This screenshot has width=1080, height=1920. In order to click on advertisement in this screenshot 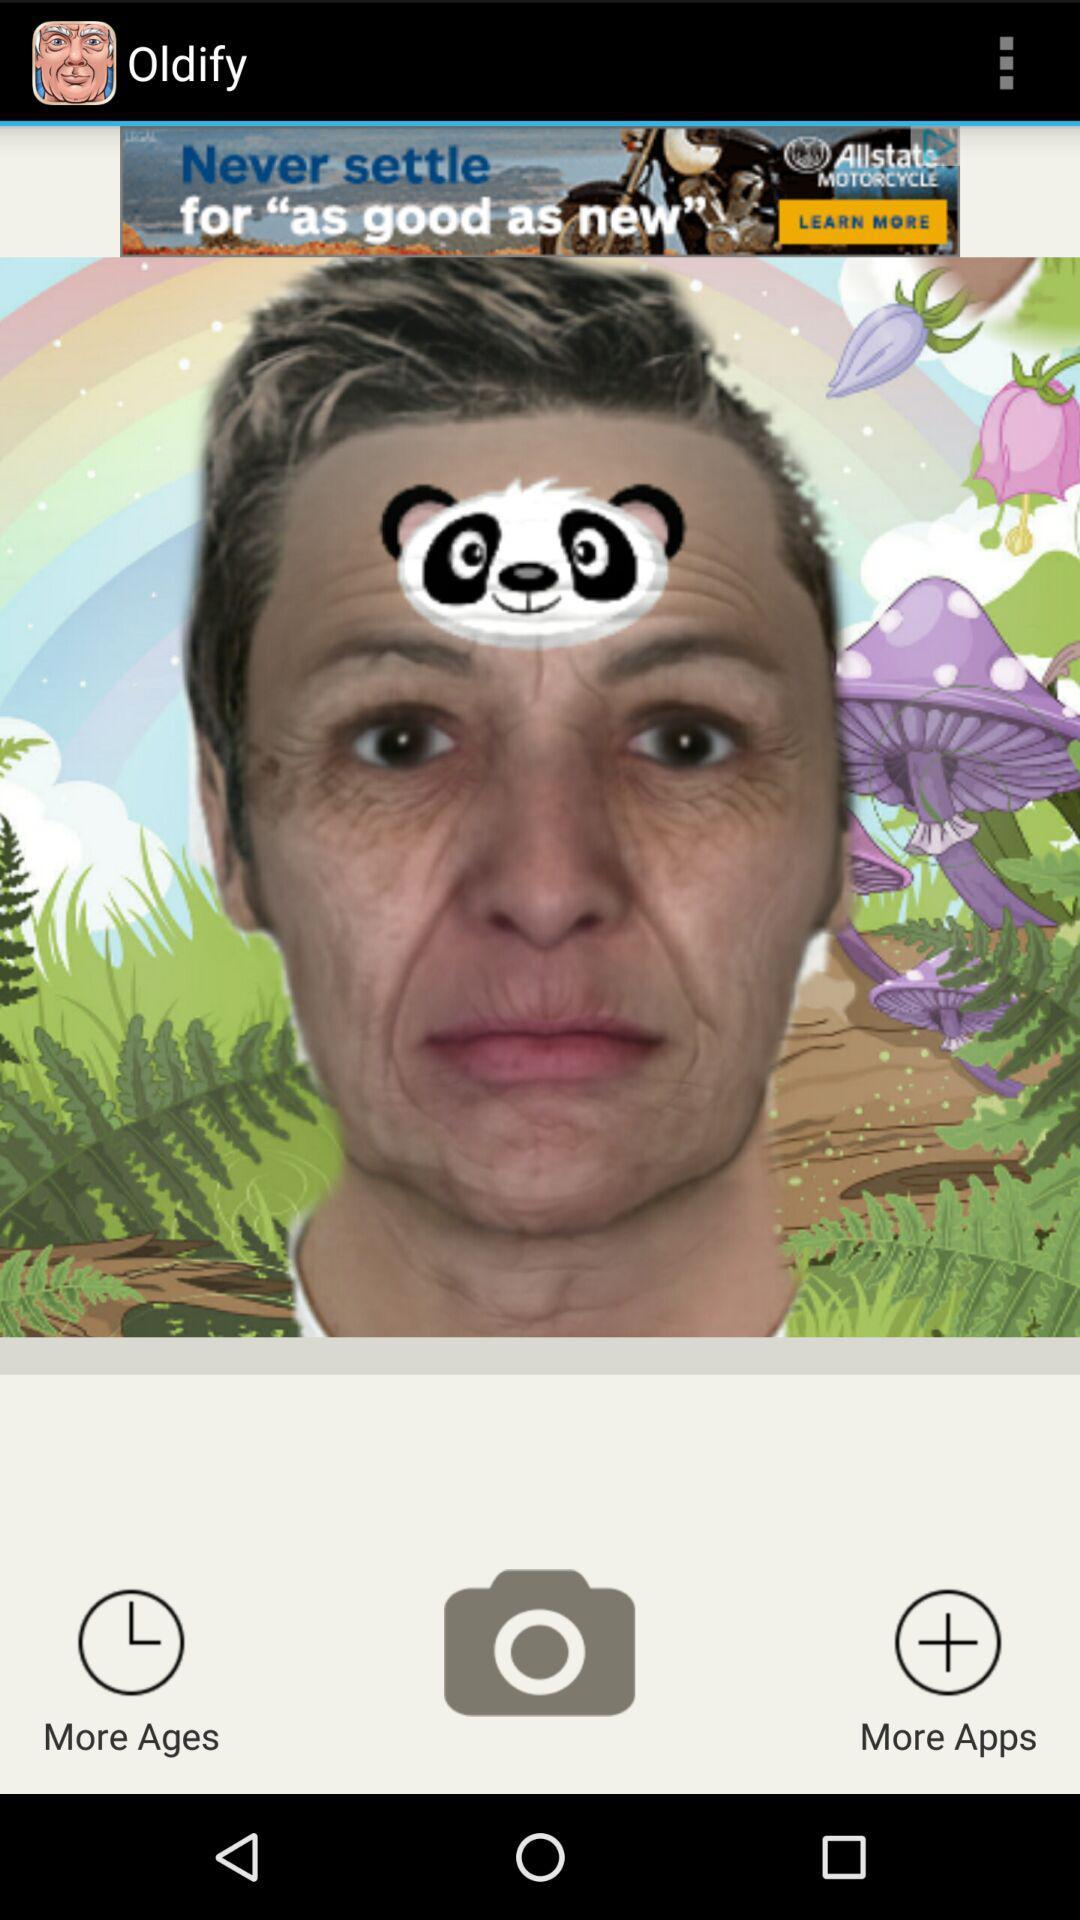, I will do `click(540, 191)`.